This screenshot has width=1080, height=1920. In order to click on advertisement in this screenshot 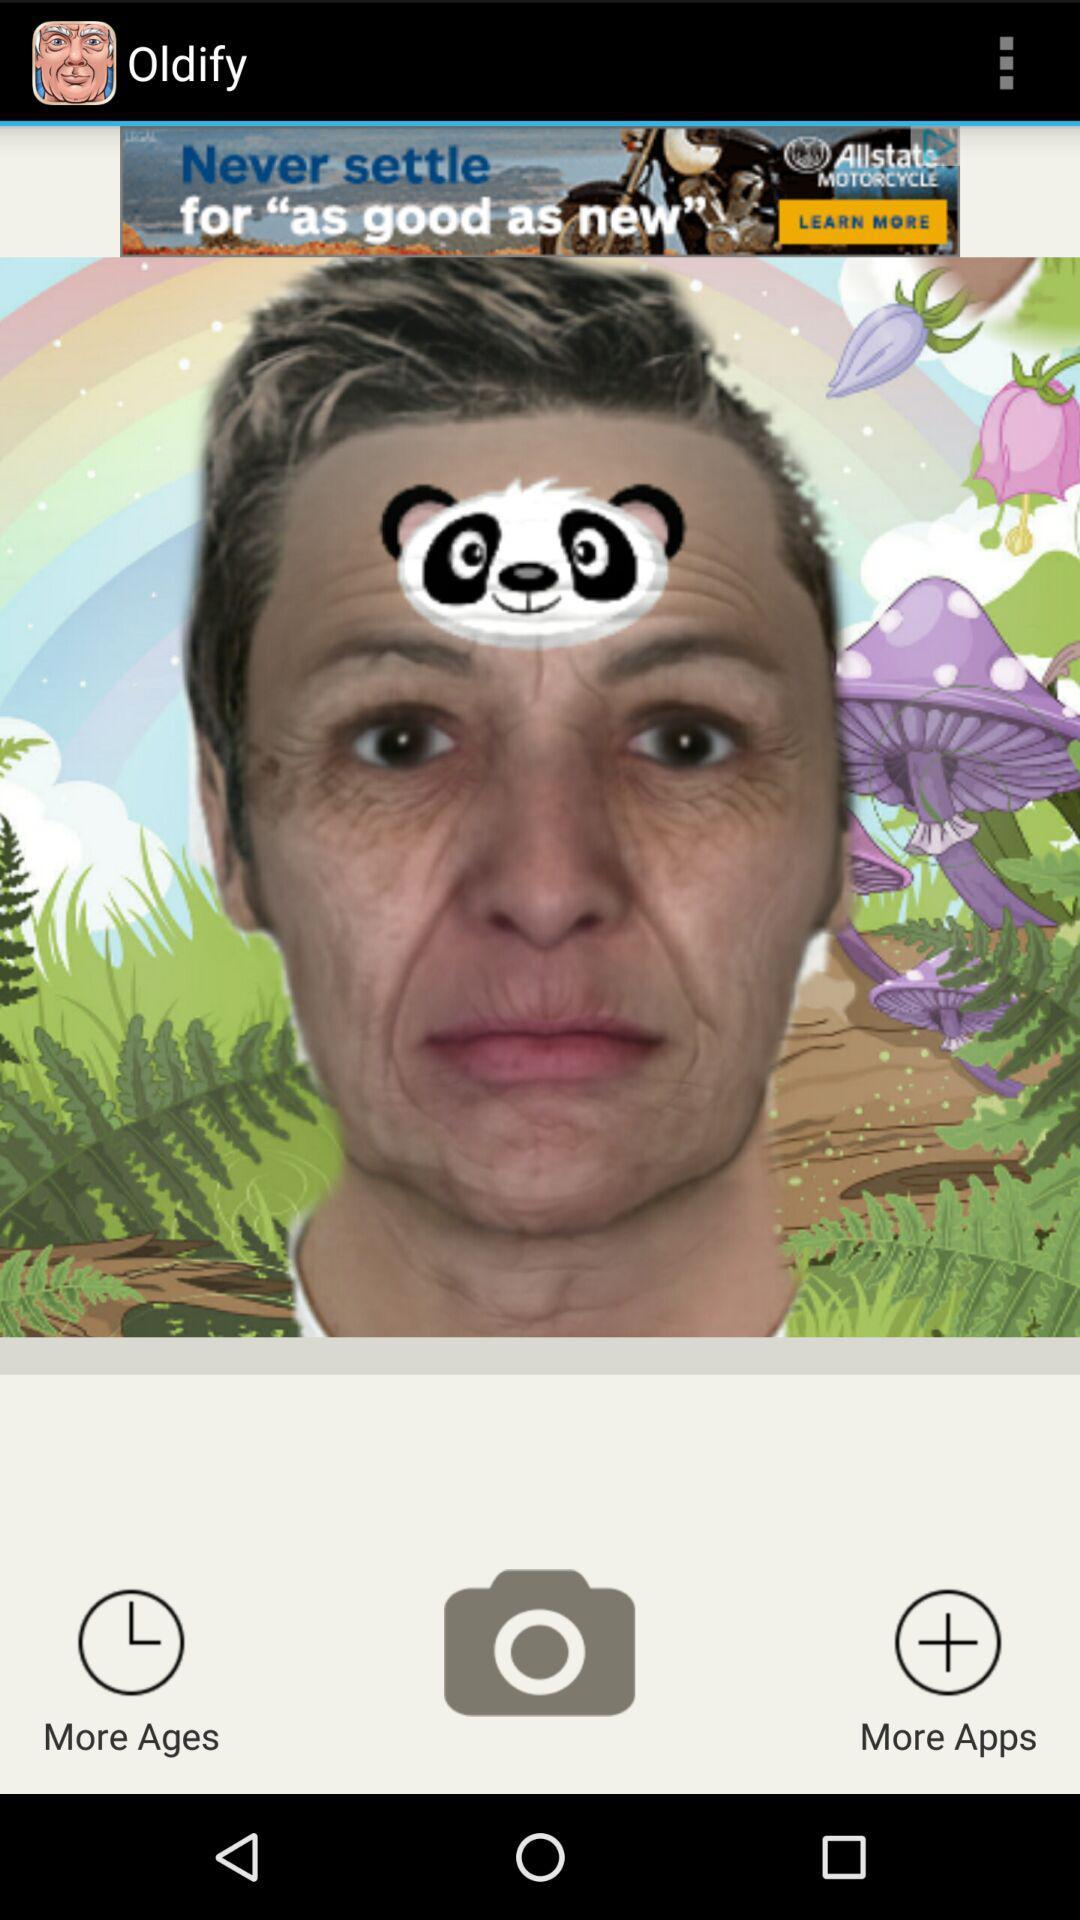, I will do `click(540, 191)`.